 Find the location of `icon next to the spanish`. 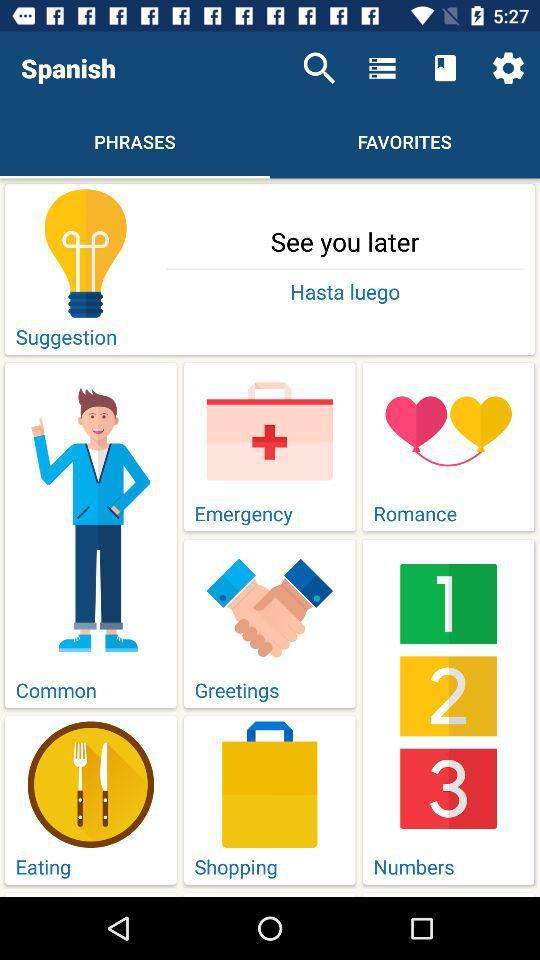

icon next to the spanish is located at coordinates (319, 68).